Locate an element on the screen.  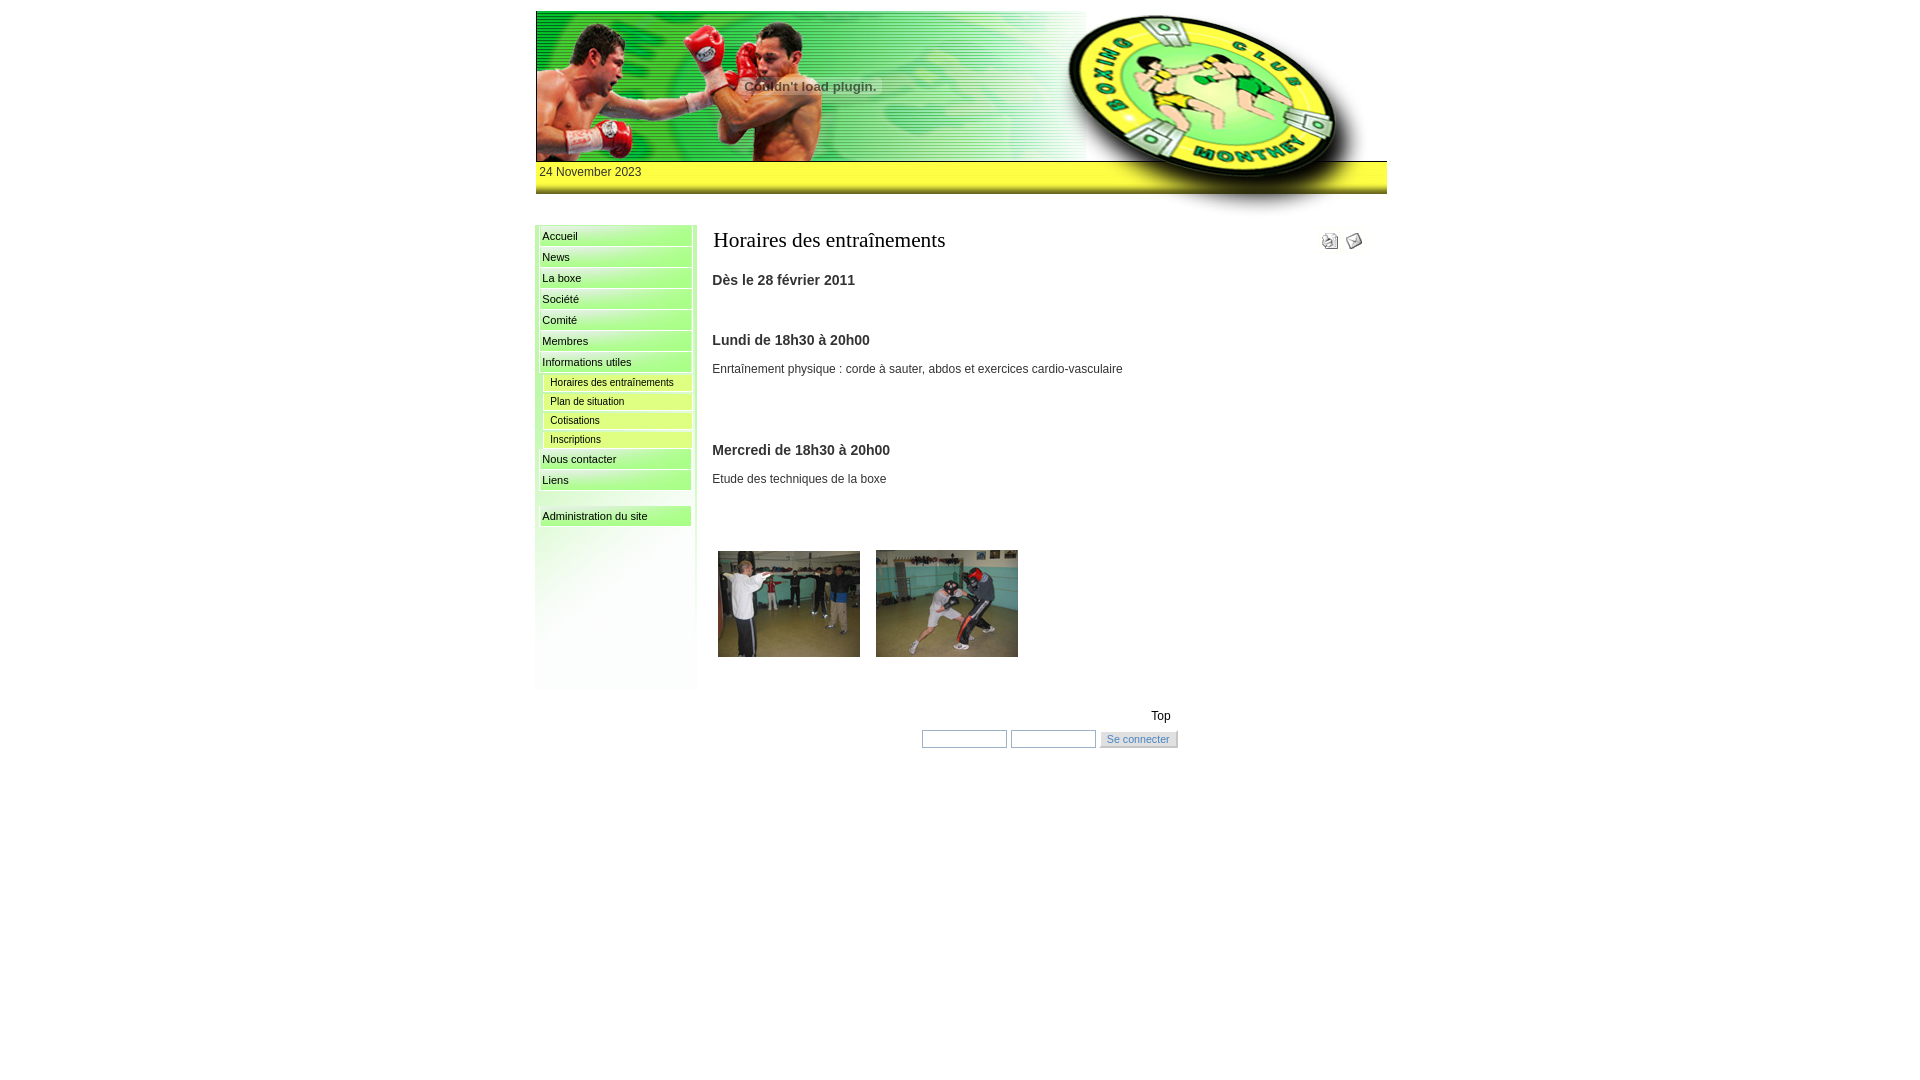
'Administration du site' is located at coordinates (614, 515).